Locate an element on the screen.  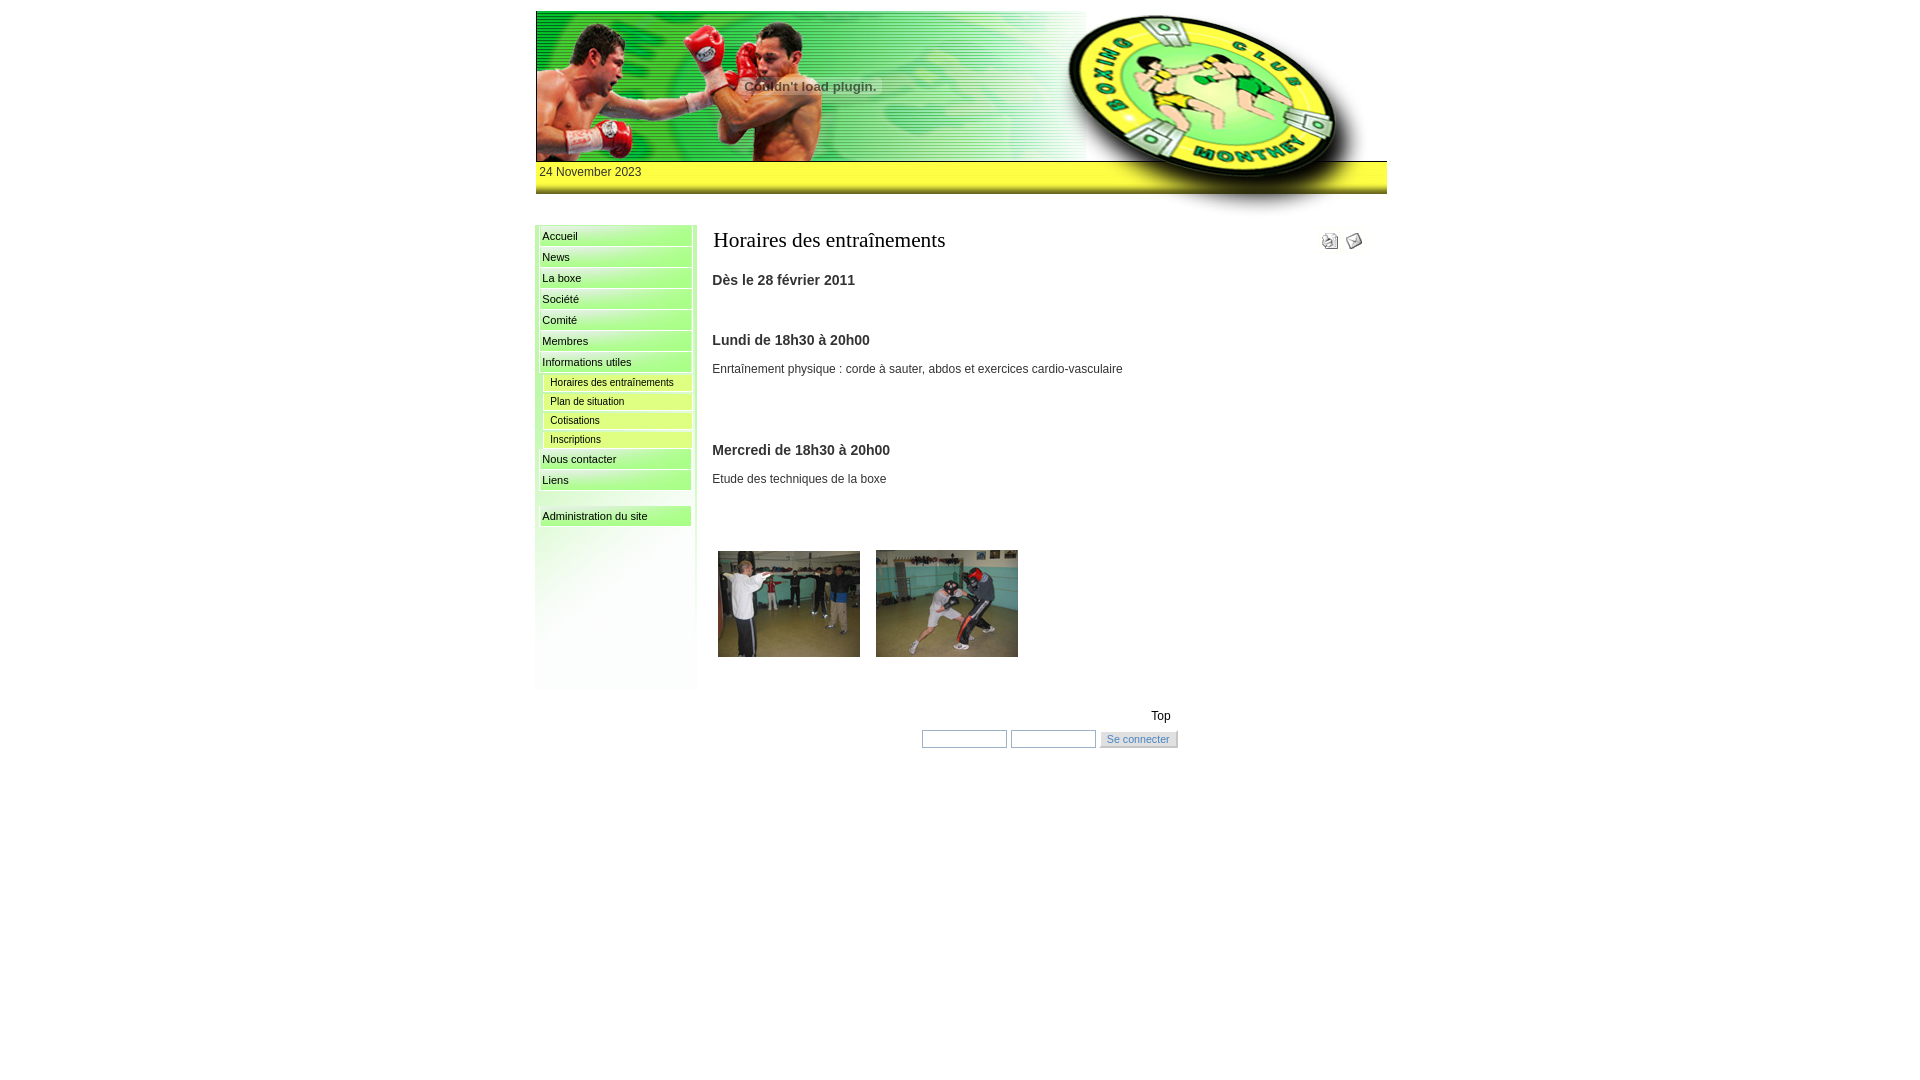
'Administration du site' is located at coordinates (614, 515).